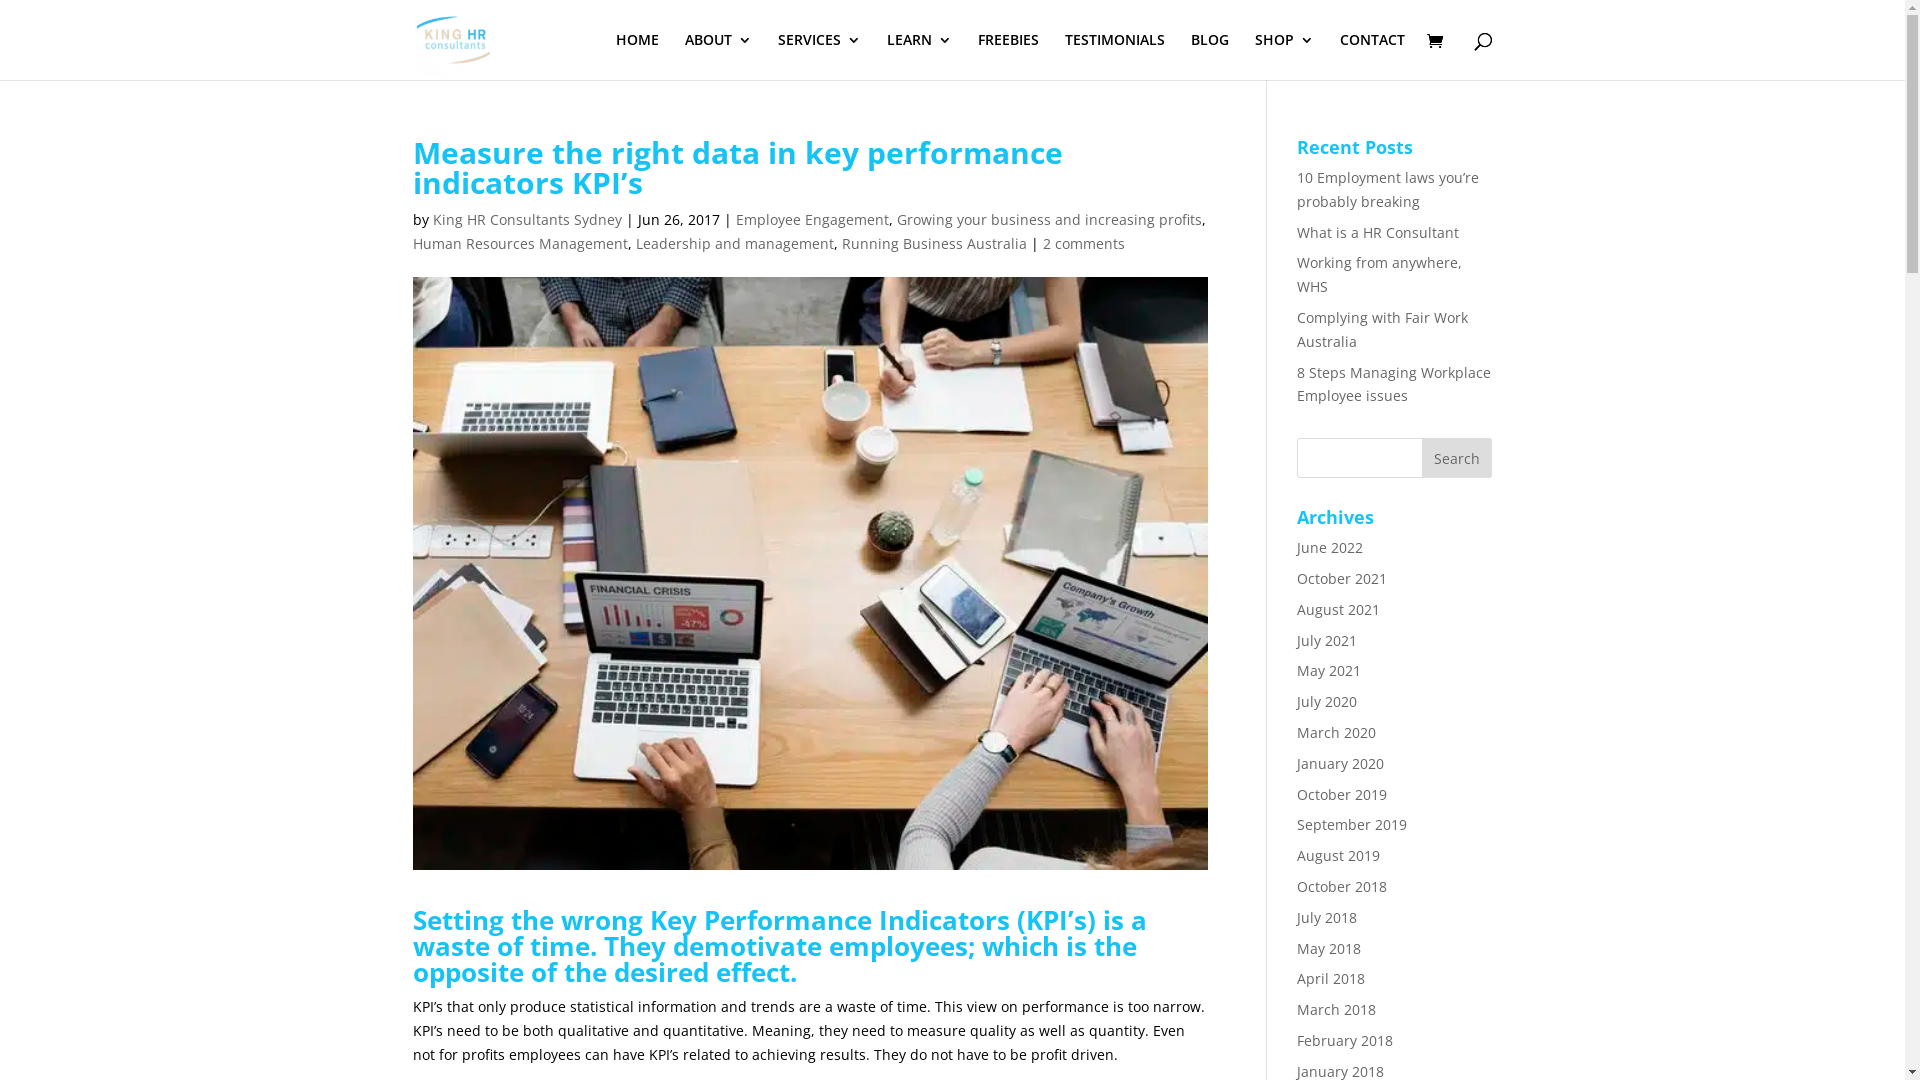 The image size is (1920, 1080). Describe the element at coordinates (1342, 885) in the screenshot. I see `'October 2018'` at that location.